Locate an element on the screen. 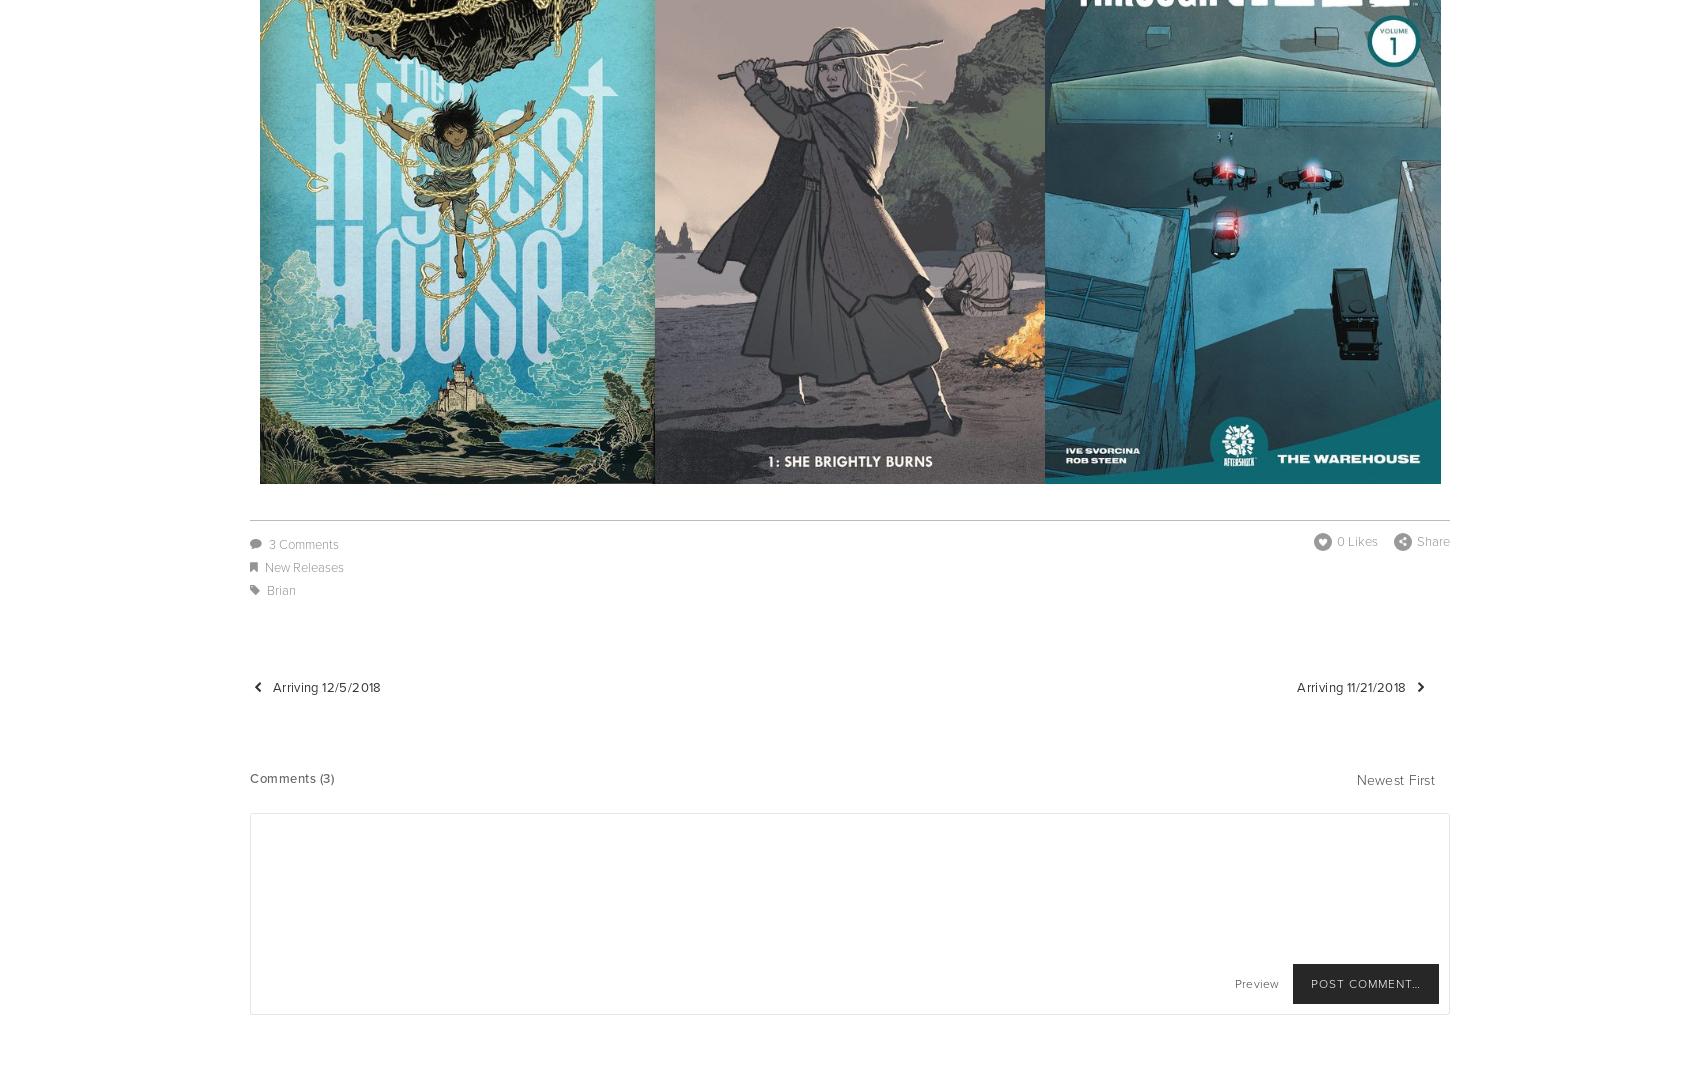 This screenshot has width=1700, height=1069. 'New Releases' is located at coordinates (264, 567).